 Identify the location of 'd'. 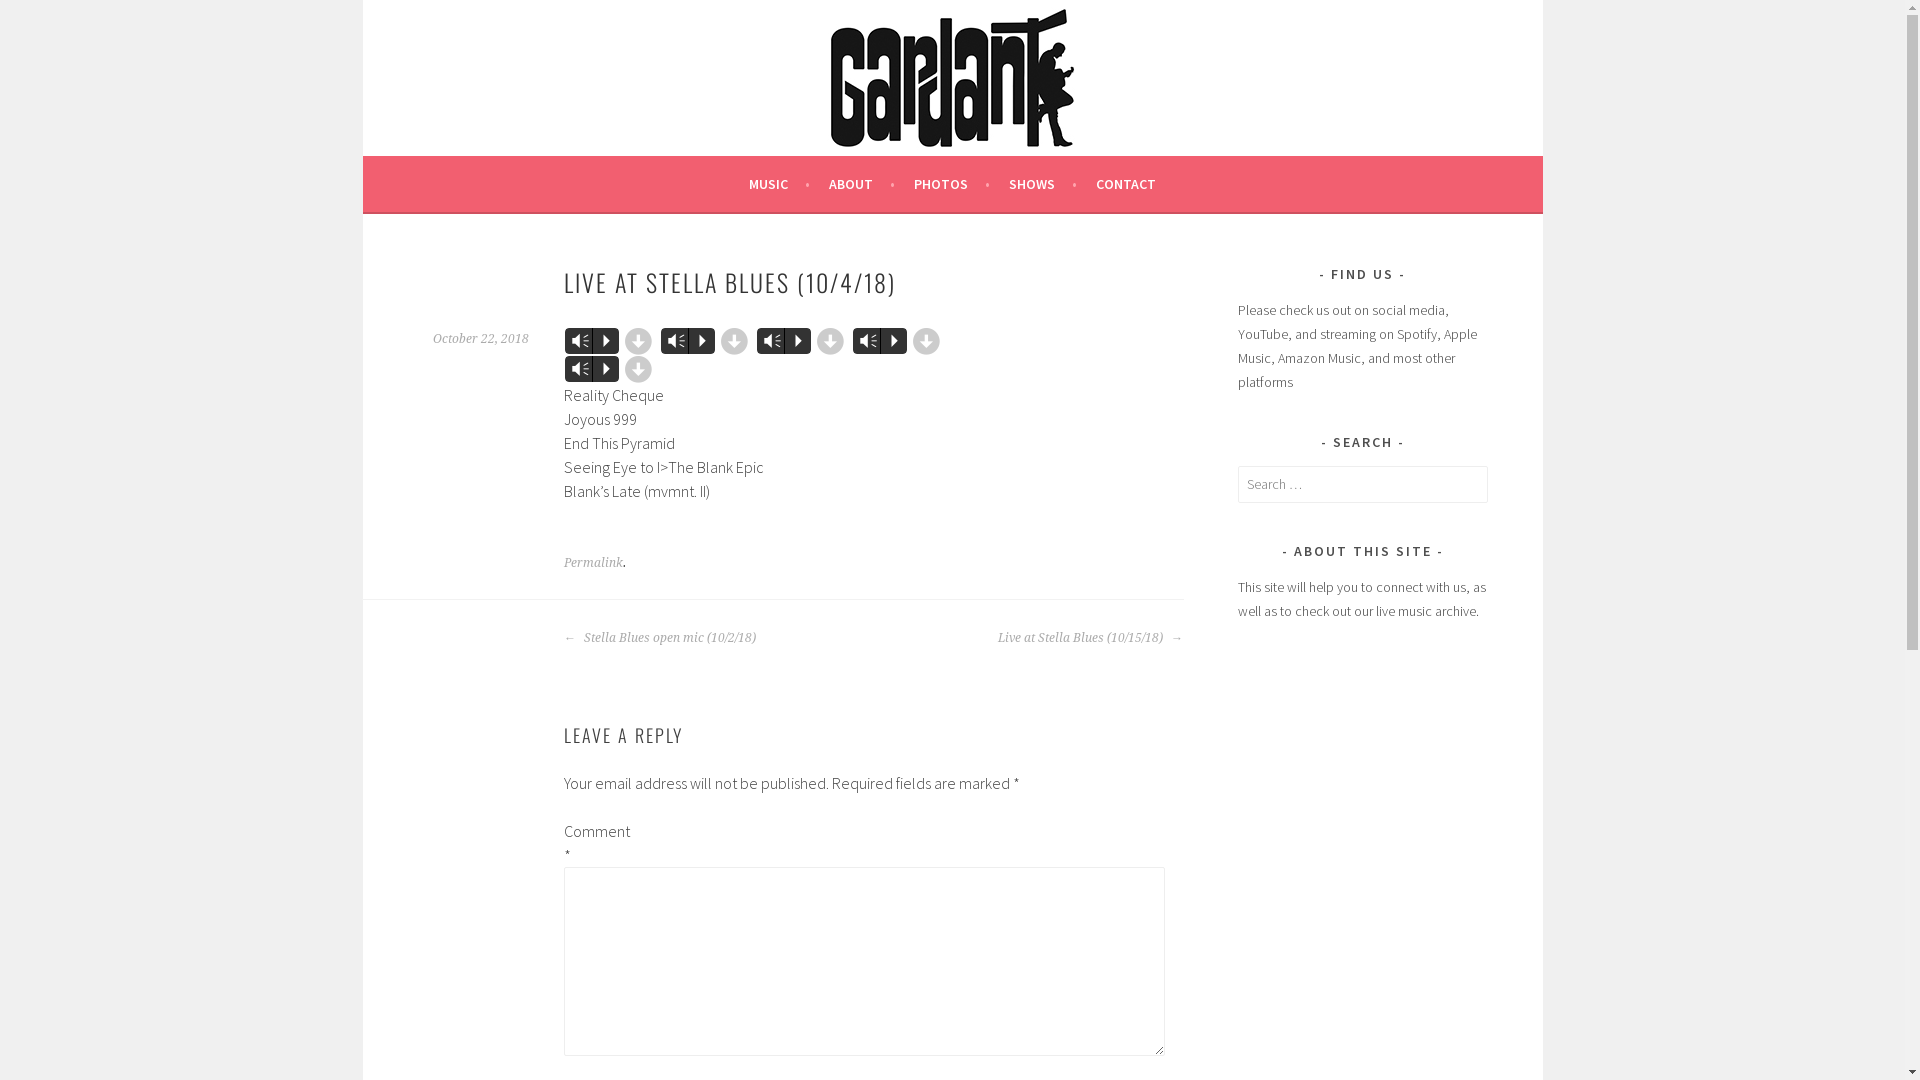
(925, 339).